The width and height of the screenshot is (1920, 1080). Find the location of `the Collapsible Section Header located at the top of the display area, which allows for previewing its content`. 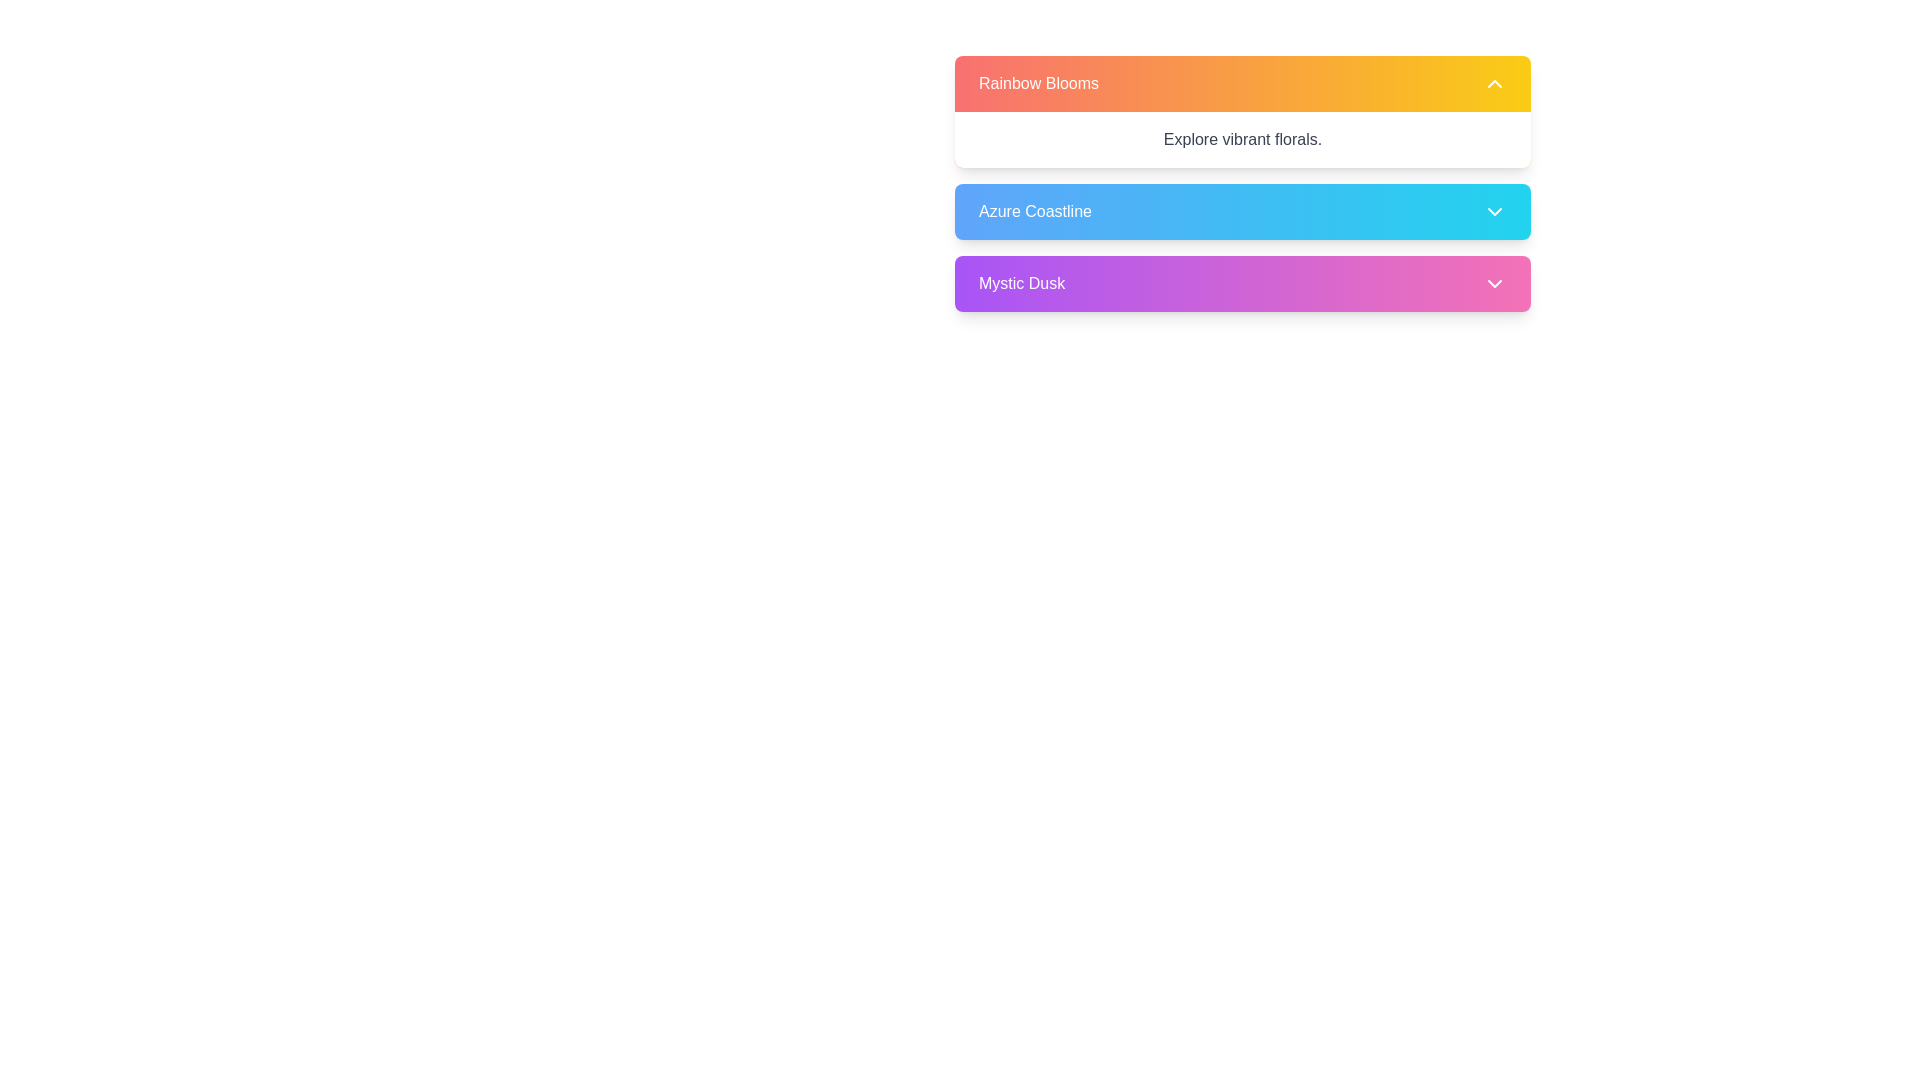

the Collapsible Section Header located at the top of the display area, which allows for previewing its content is located at coordinates (1242, 111).